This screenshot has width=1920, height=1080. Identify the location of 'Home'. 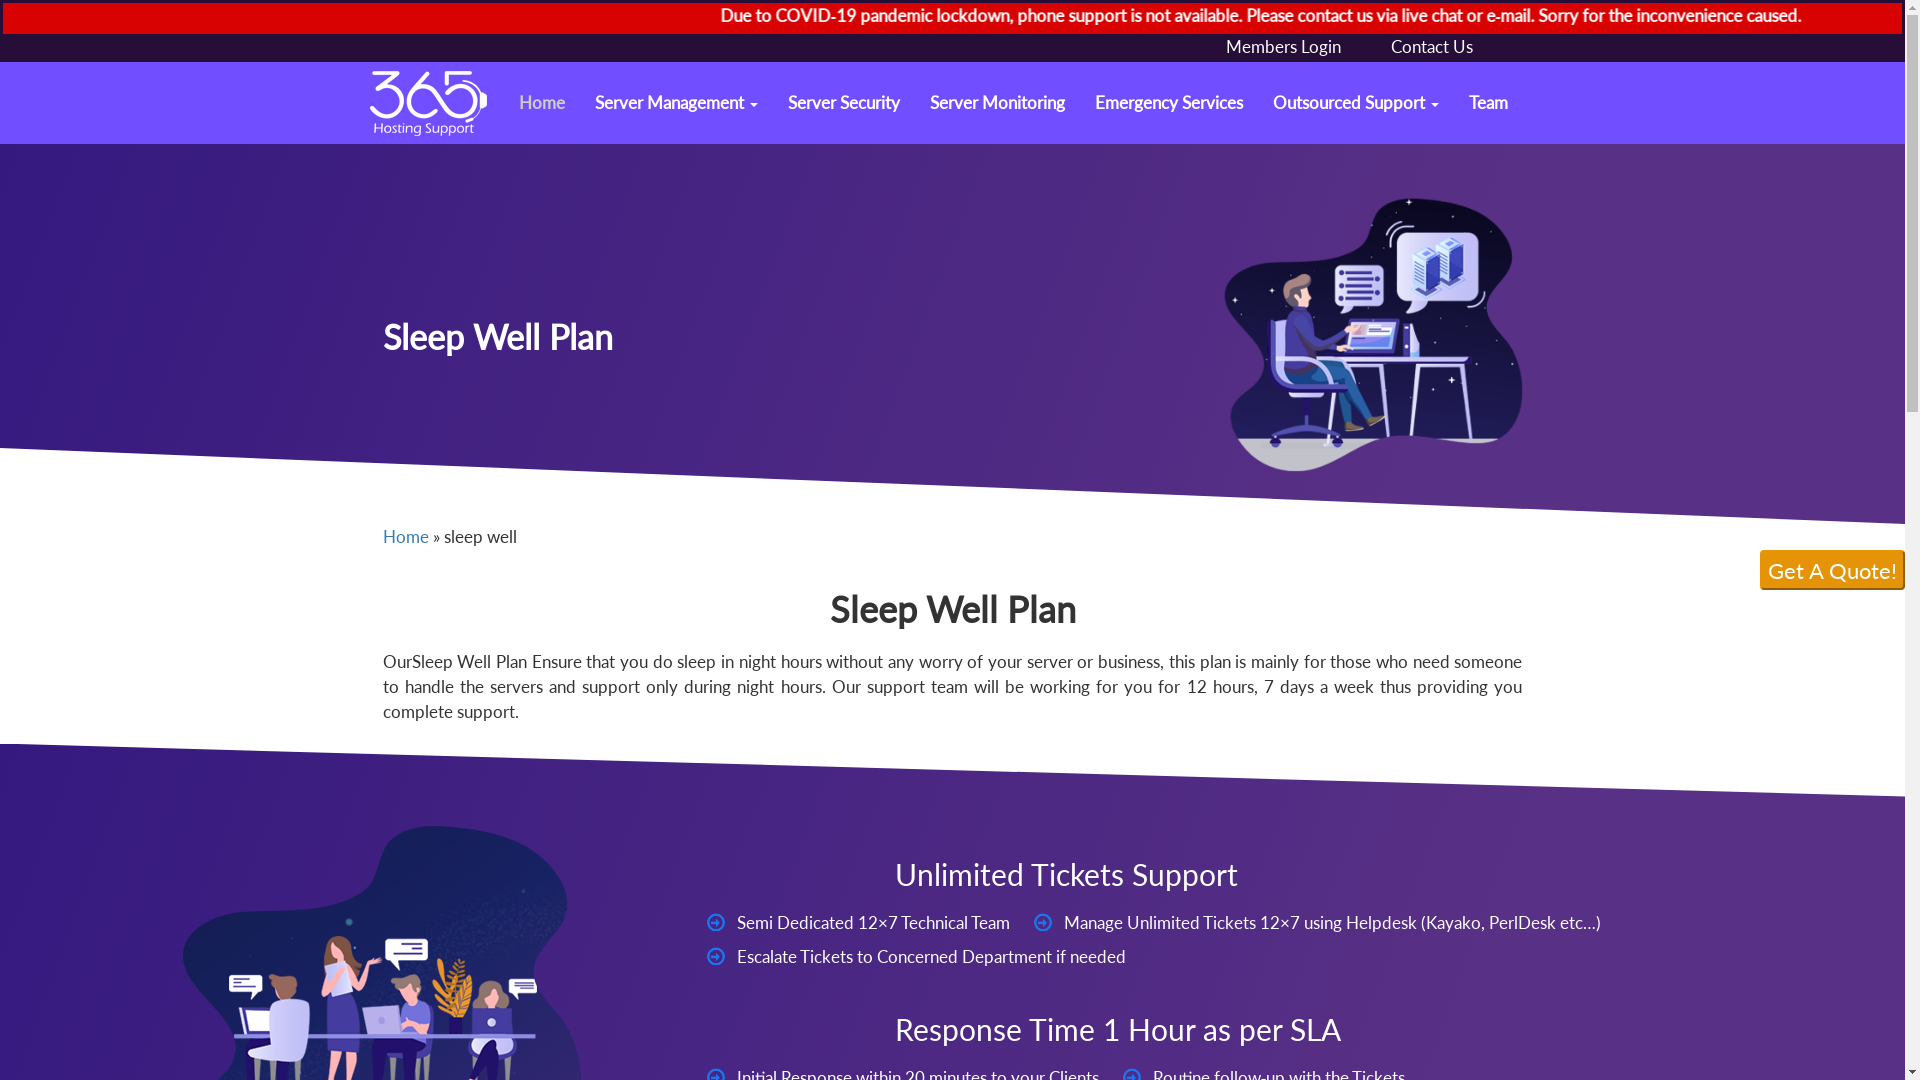
(542, 103).